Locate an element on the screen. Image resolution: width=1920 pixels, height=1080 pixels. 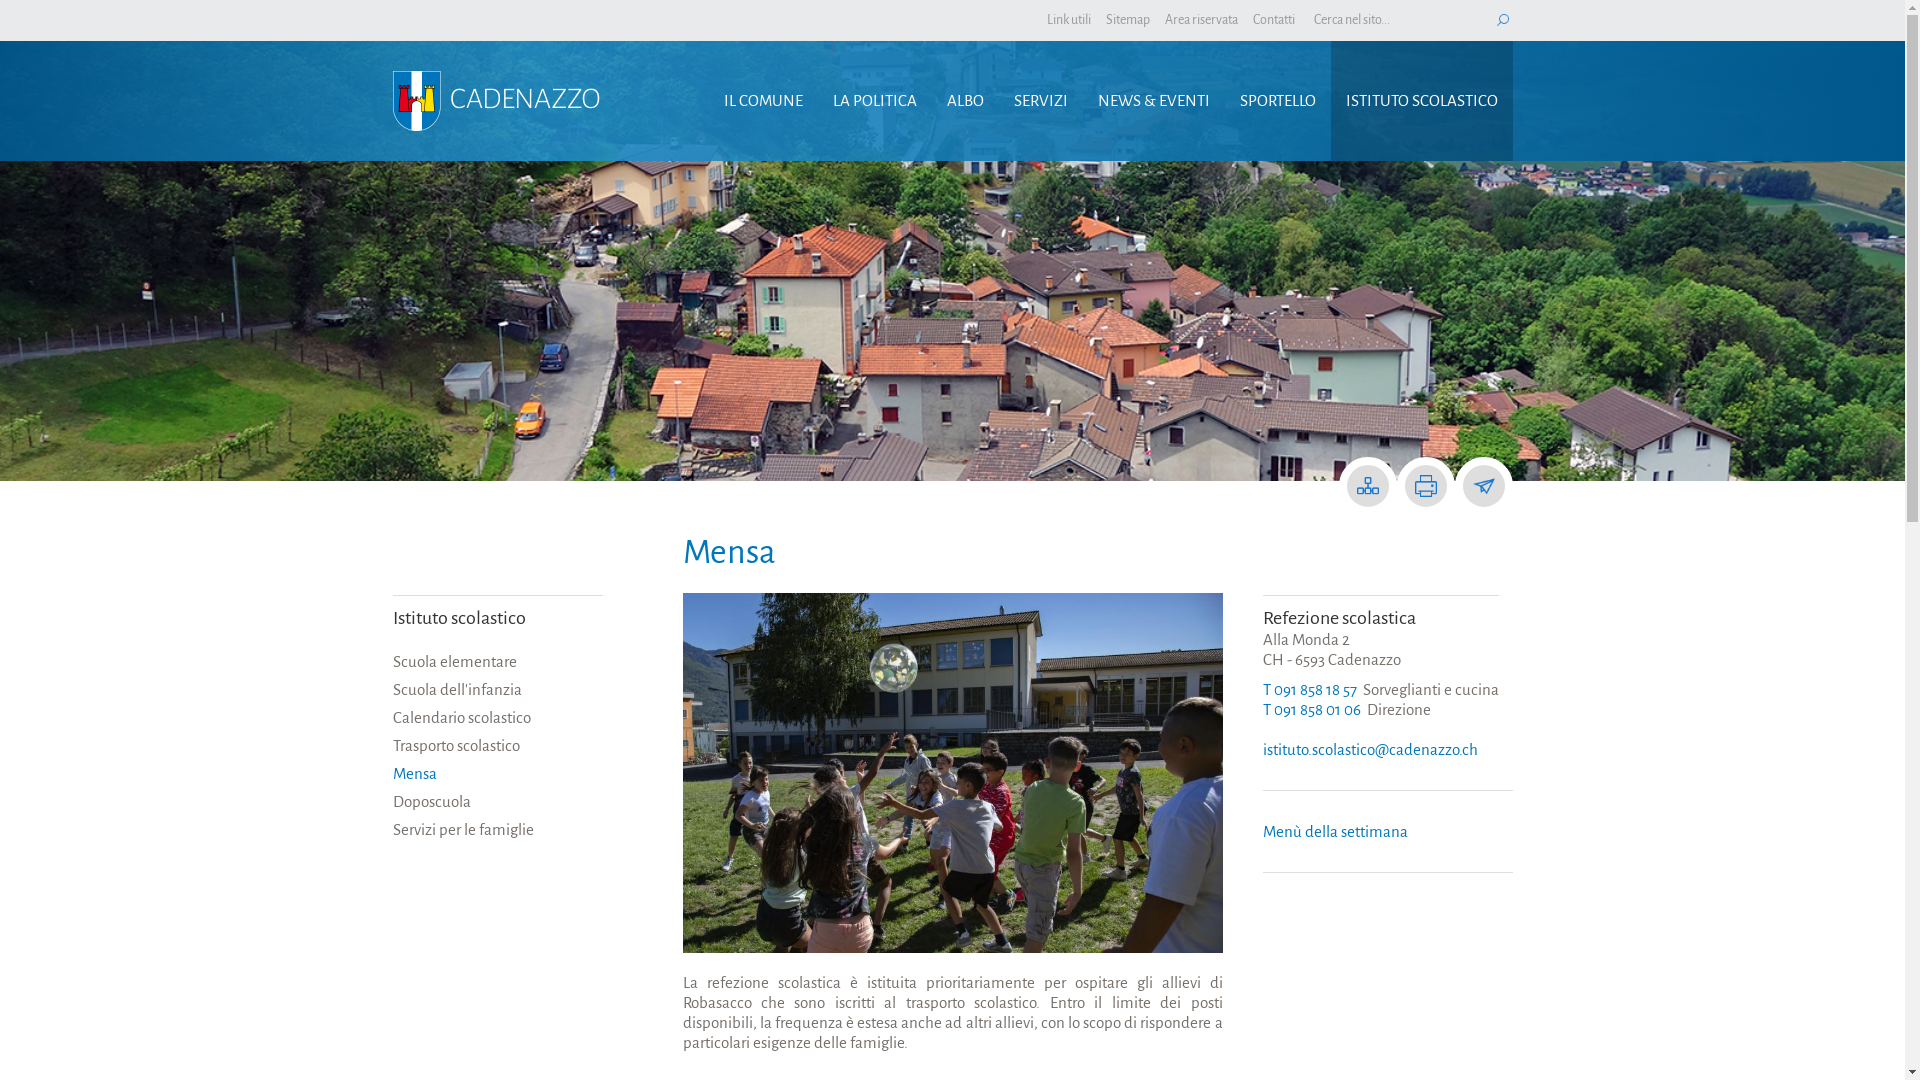
'Sitemap' is located at coordinates (1128, 20).